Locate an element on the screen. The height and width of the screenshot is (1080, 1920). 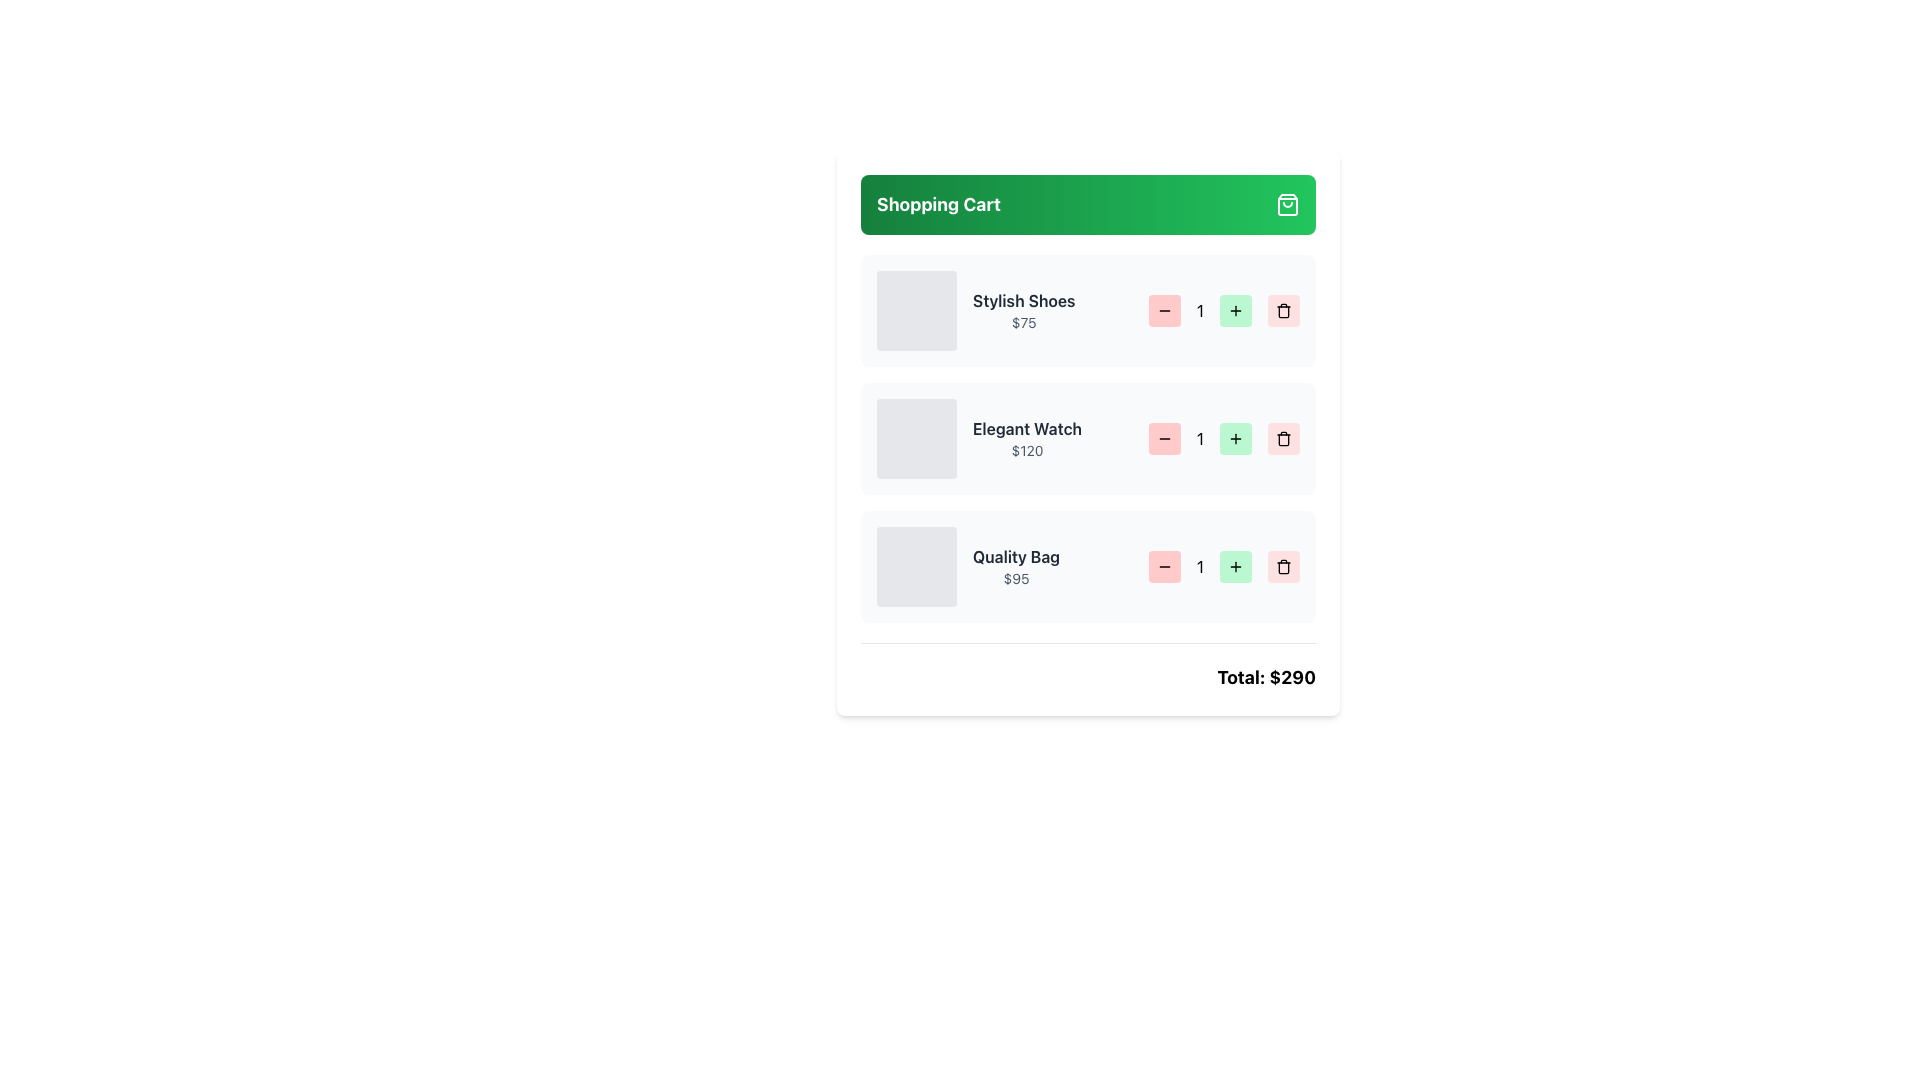
the light green button with a plus symbol, located in the shopping cart interface for the 'Elegant Watch' item, to activate hover effects is located at coordinates (1235, 438).